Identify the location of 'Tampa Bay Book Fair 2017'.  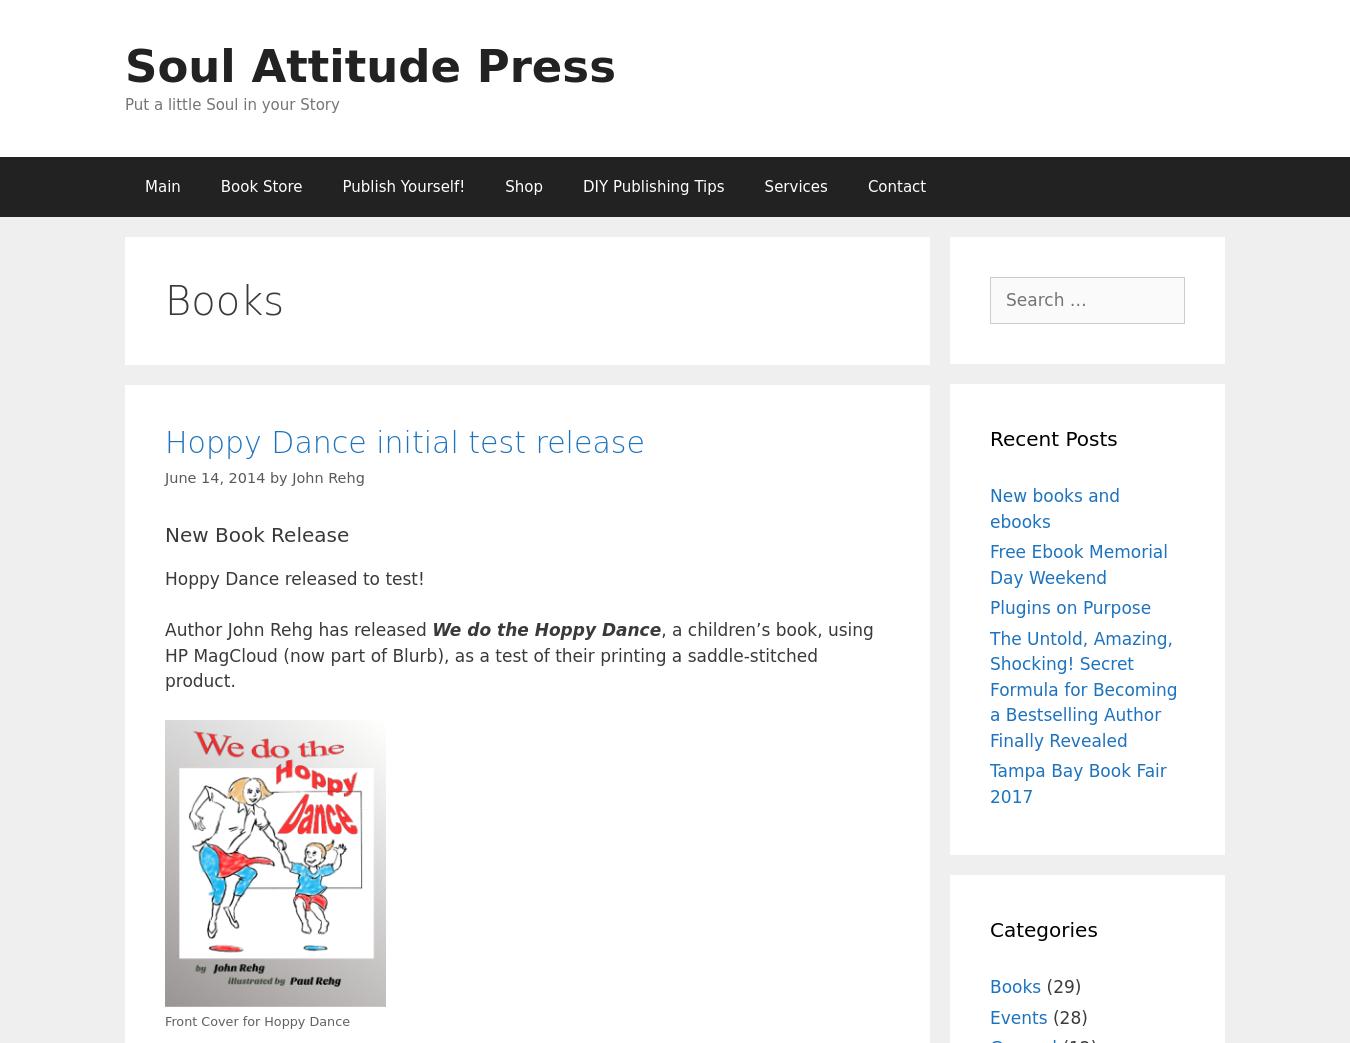
(1077, 782).